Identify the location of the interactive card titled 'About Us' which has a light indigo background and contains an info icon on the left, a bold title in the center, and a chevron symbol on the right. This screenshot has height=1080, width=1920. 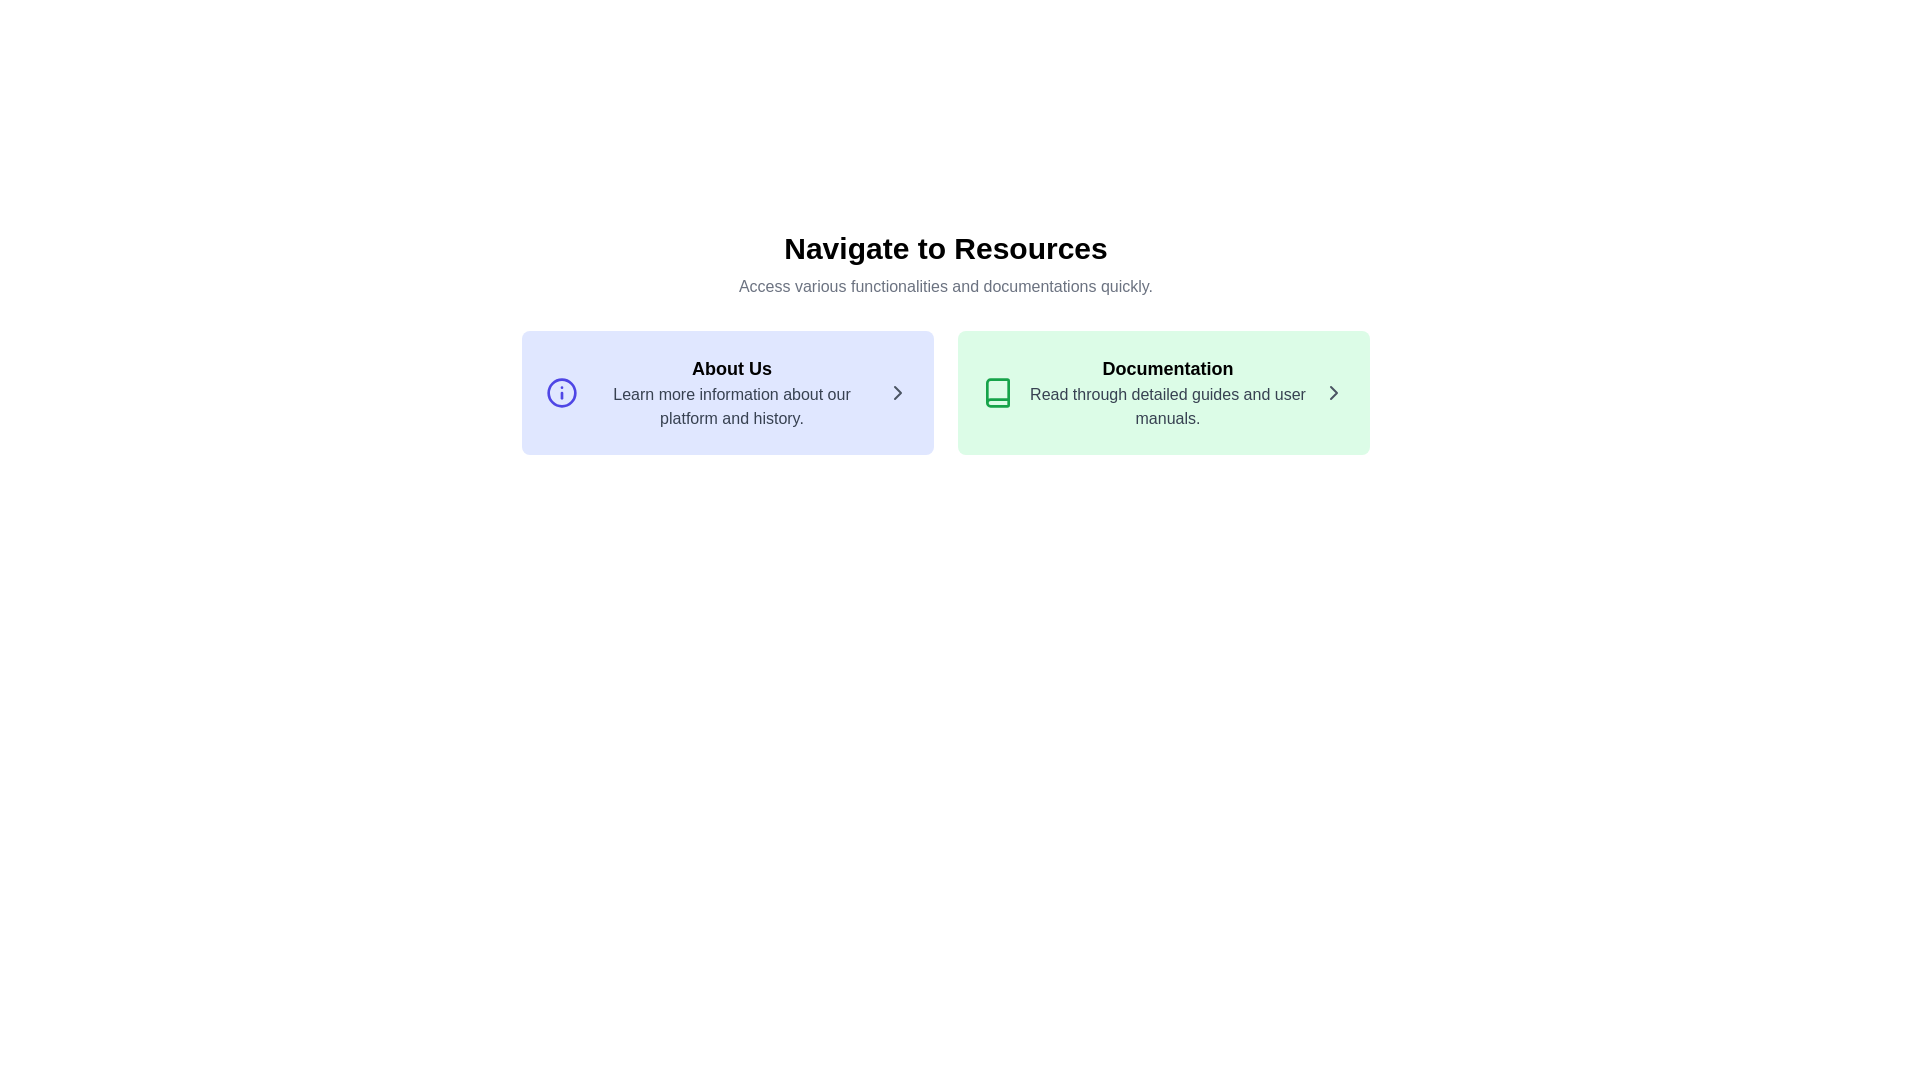
(727, 393).